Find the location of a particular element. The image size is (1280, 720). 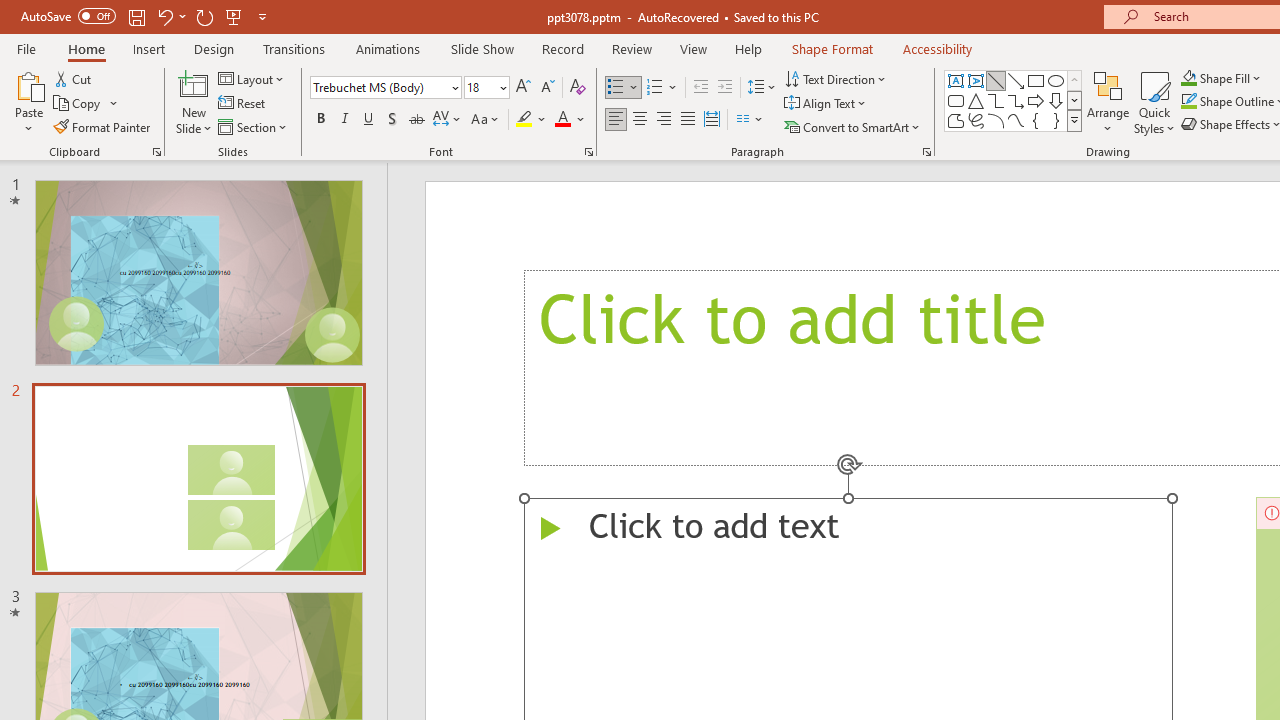

'Shapes' is located at coordinates (1073, 120).